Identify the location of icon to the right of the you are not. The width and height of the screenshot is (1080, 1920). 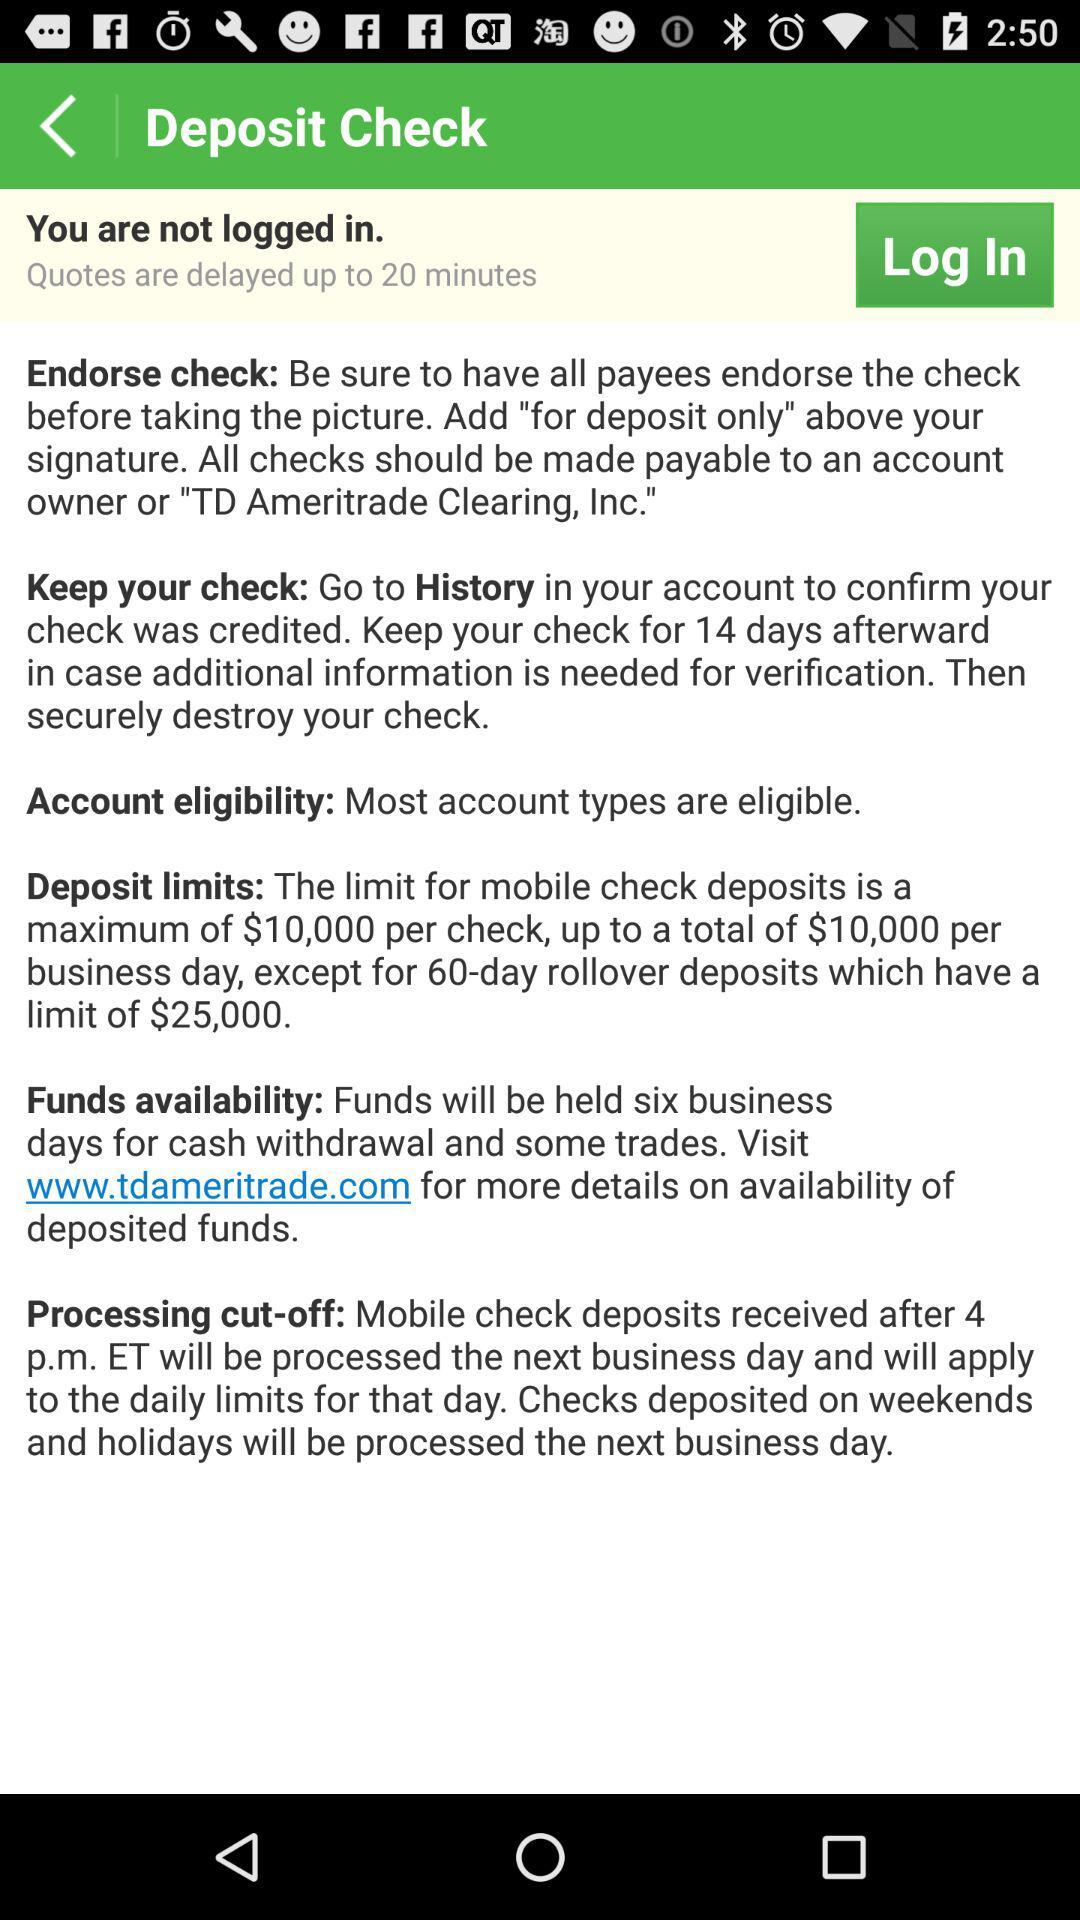
(953, 253).